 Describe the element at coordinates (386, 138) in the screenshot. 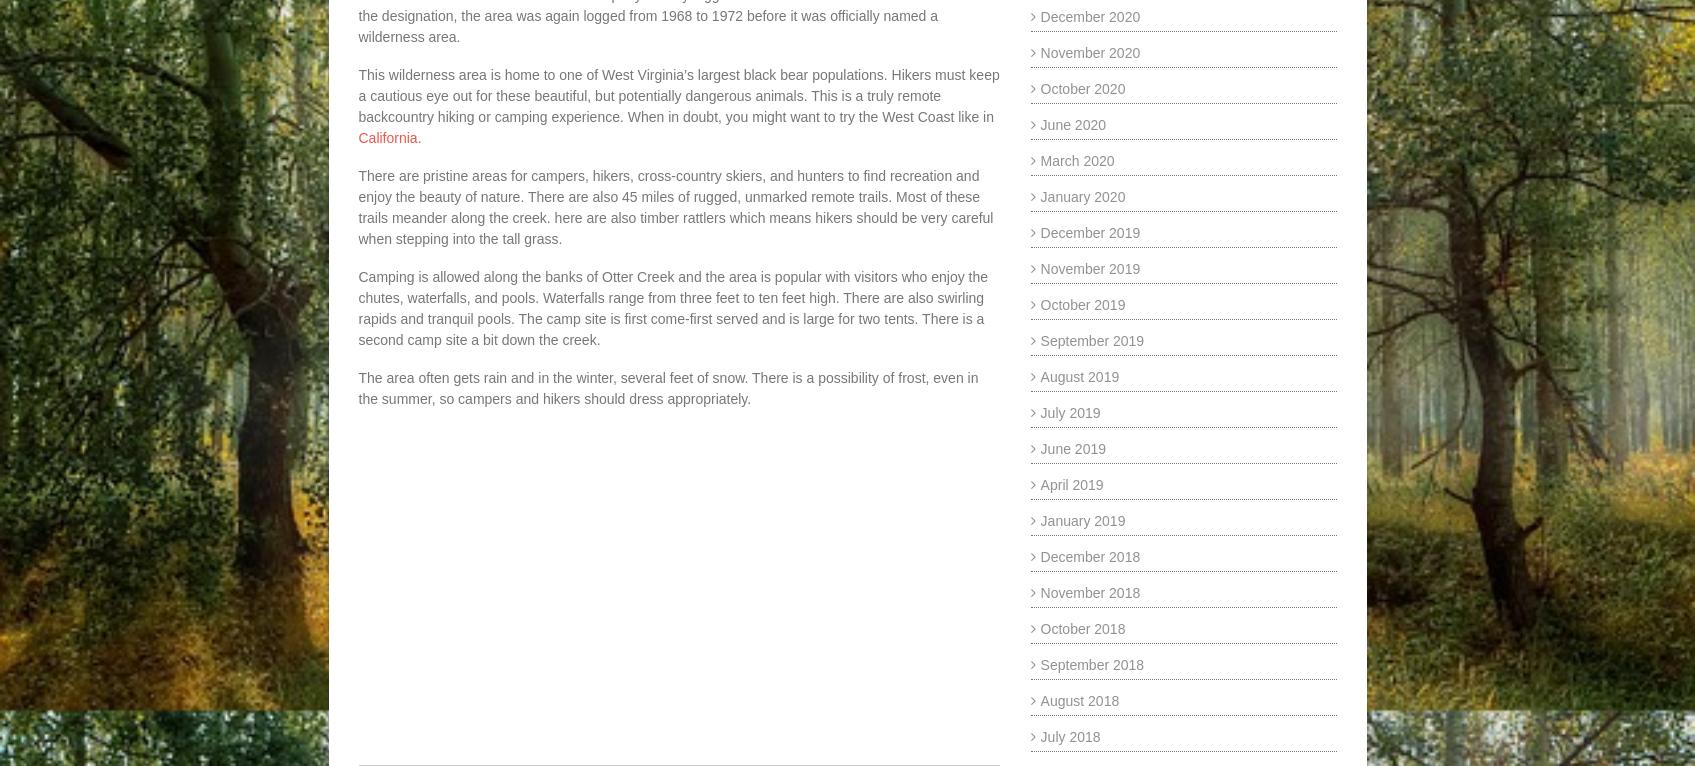

I see `'California'` at that location.